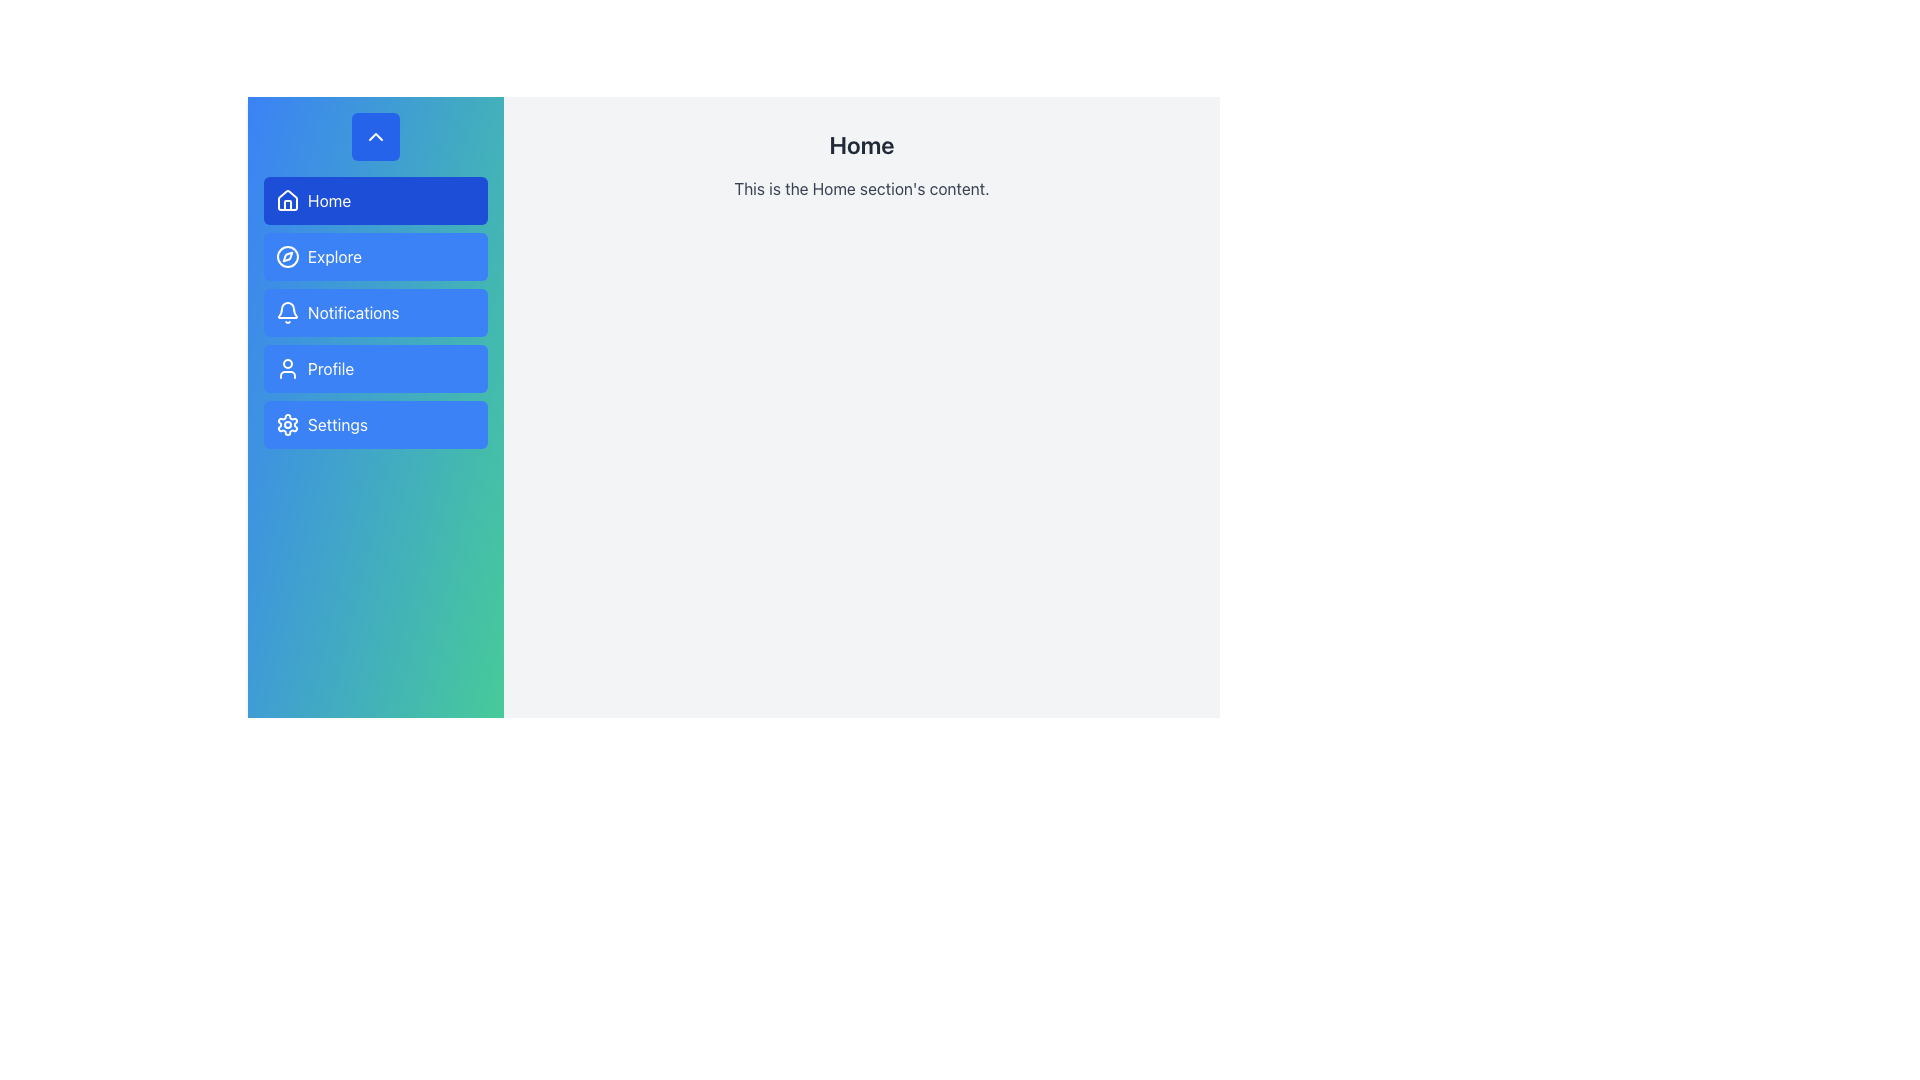  Describe the element at coordinates (329, 200) in the screenshot. I see `text of the 'Home' navigation label, which is located to the right of the house icon inside the blue button labeled 'Home'` at that location.